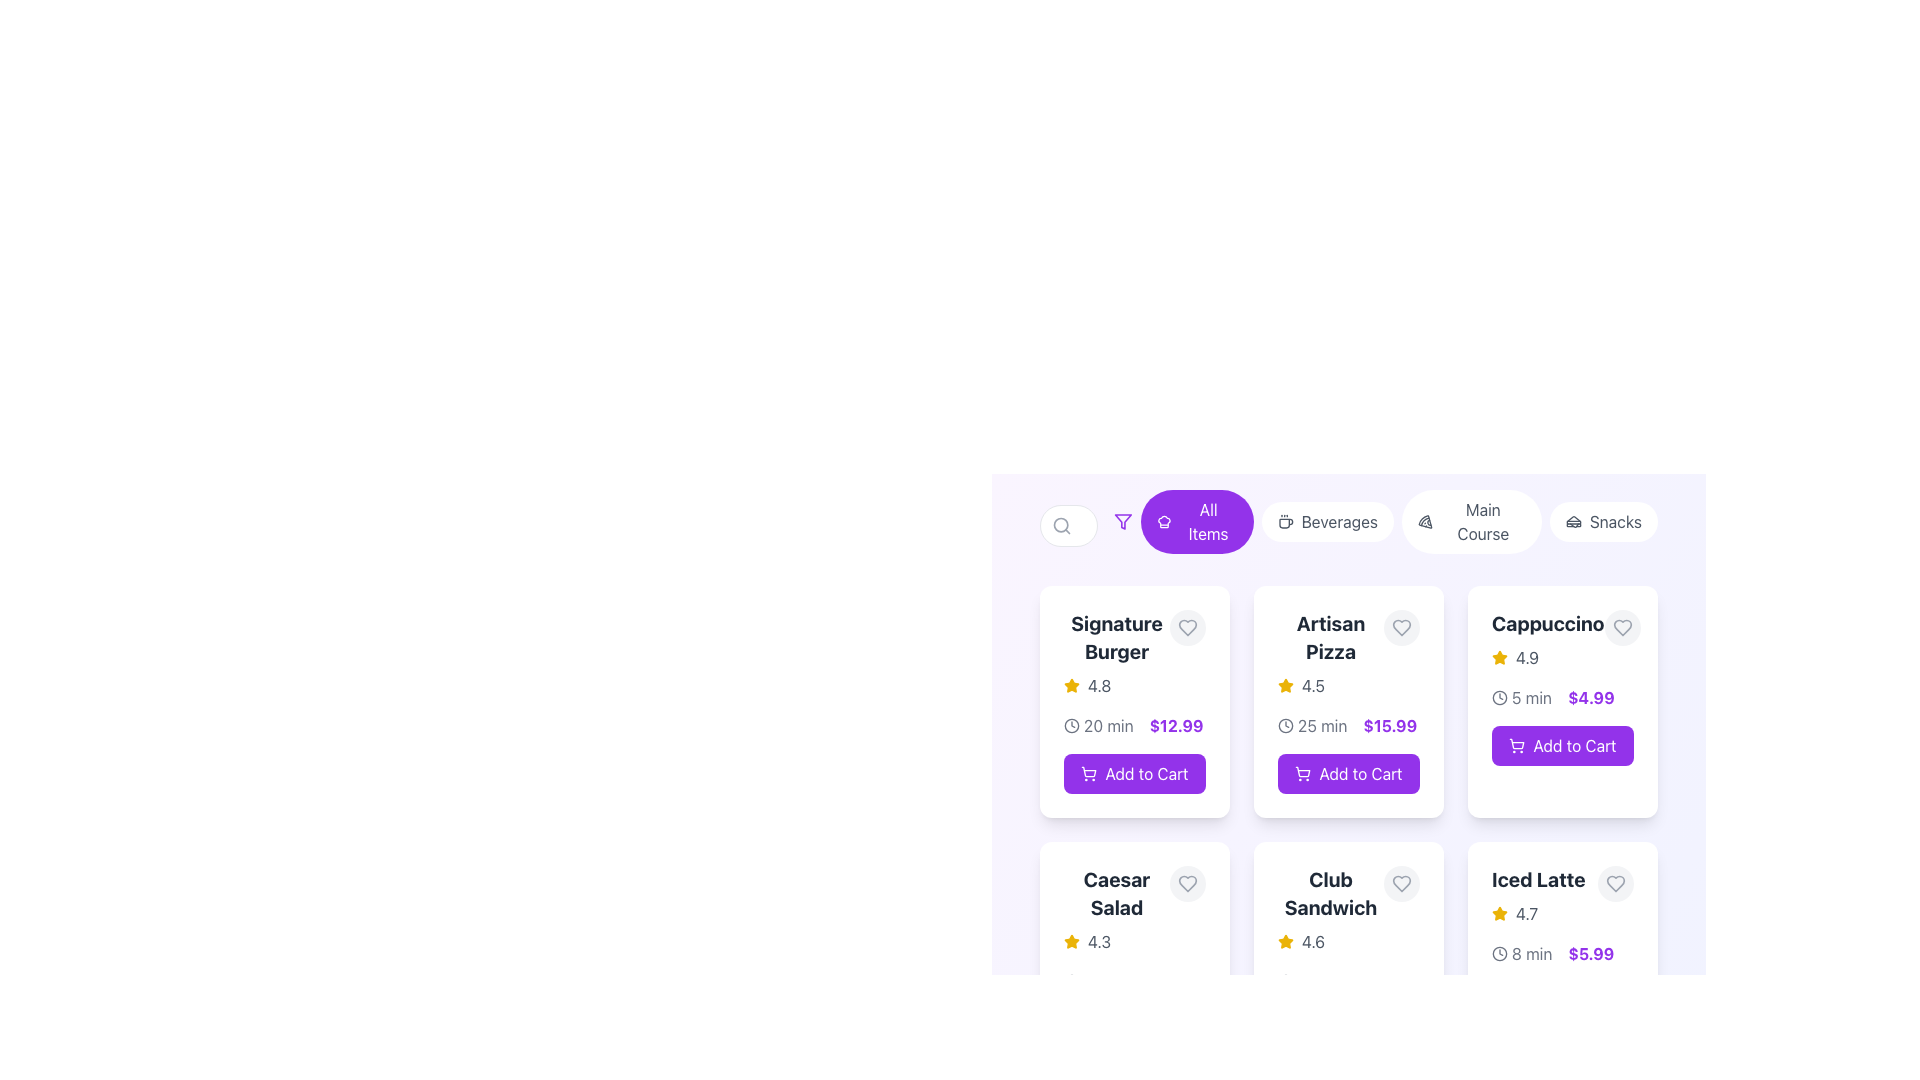  What do you see at coordinates (1530, 697) in the screenshot?
I see `the static text label that provides the estimated preparation or delivery time for the 'Cappuccino', located to the right of the clock icon in the top-right area of the product grid's third card` at bounding box center [1530, 697].